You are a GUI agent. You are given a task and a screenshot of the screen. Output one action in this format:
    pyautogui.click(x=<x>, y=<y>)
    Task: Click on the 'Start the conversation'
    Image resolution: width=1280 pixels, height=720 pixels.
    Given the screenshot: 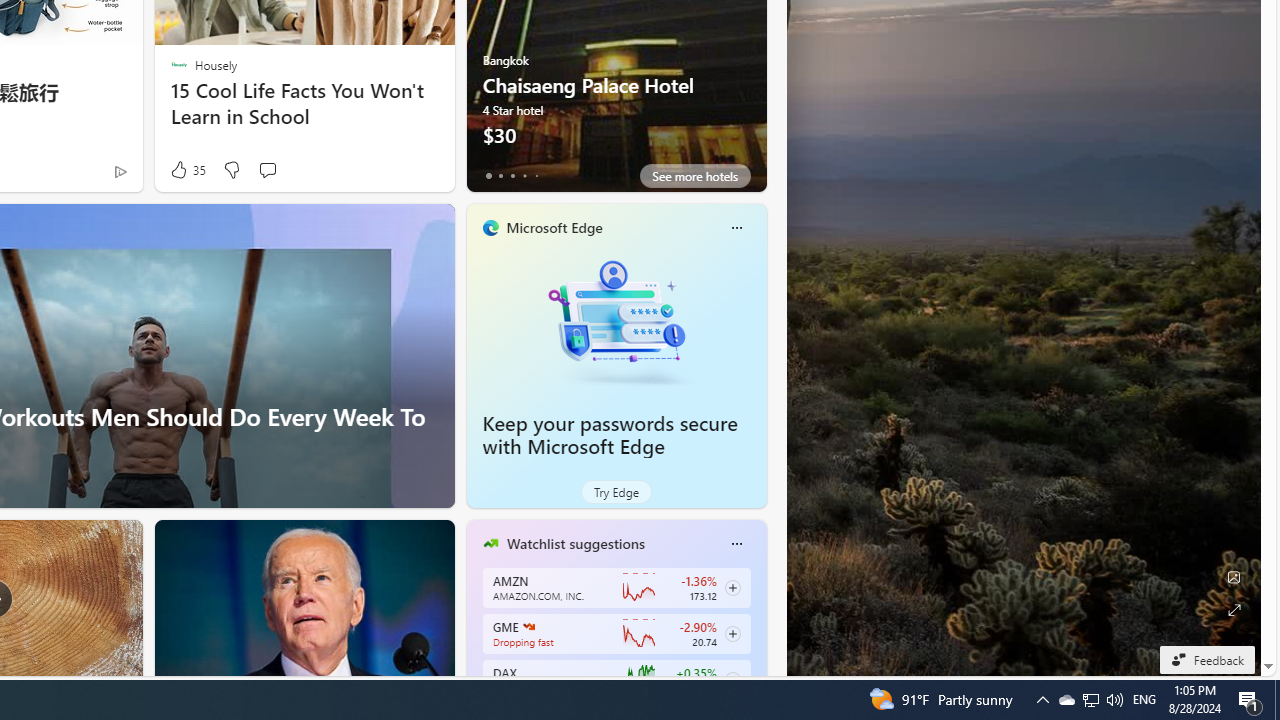 What is the action you would take?
    pyautogui.click(x=266, y=169)
    